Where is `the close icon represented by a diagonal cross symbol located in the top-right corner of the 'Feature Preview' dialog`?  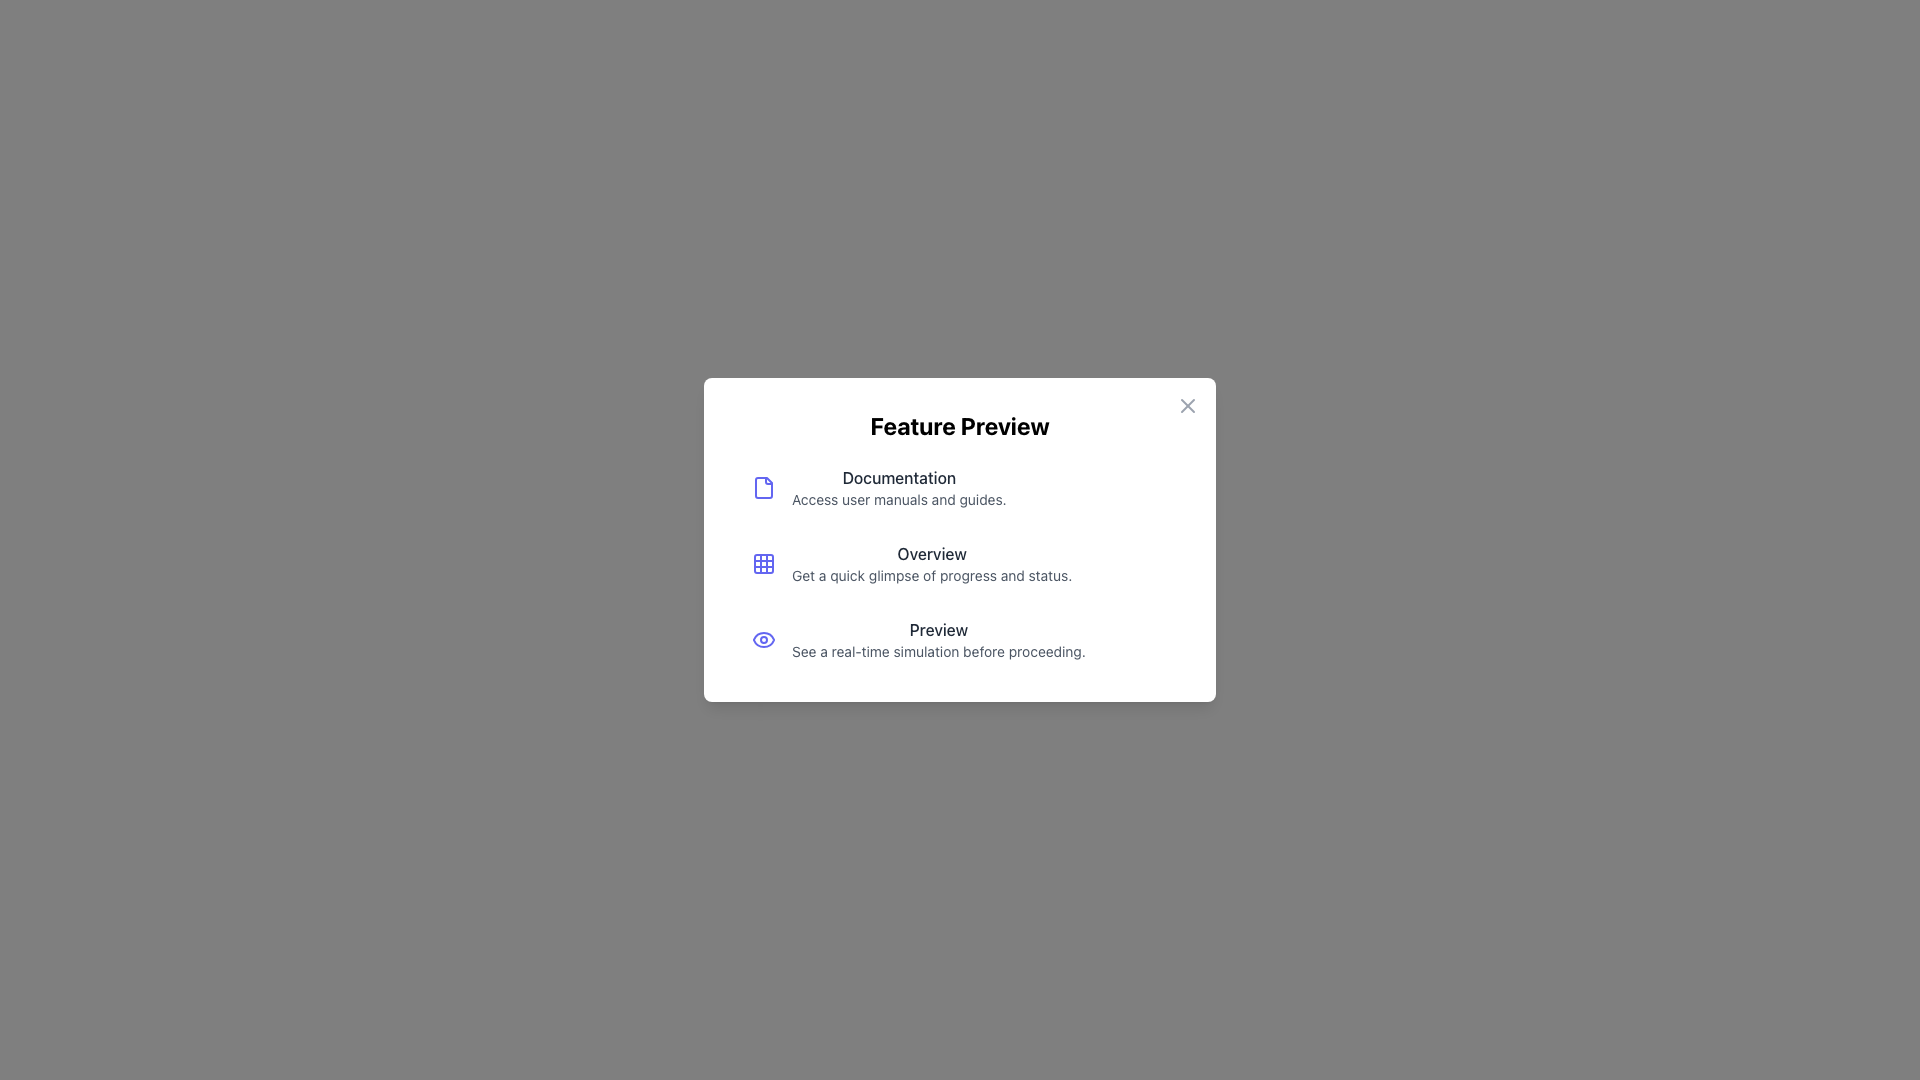
the close icon represented by a diagonal cross symbol located in the top-right corner of the 'Feature Preview' dialog is located at coordinates (1188, 405).